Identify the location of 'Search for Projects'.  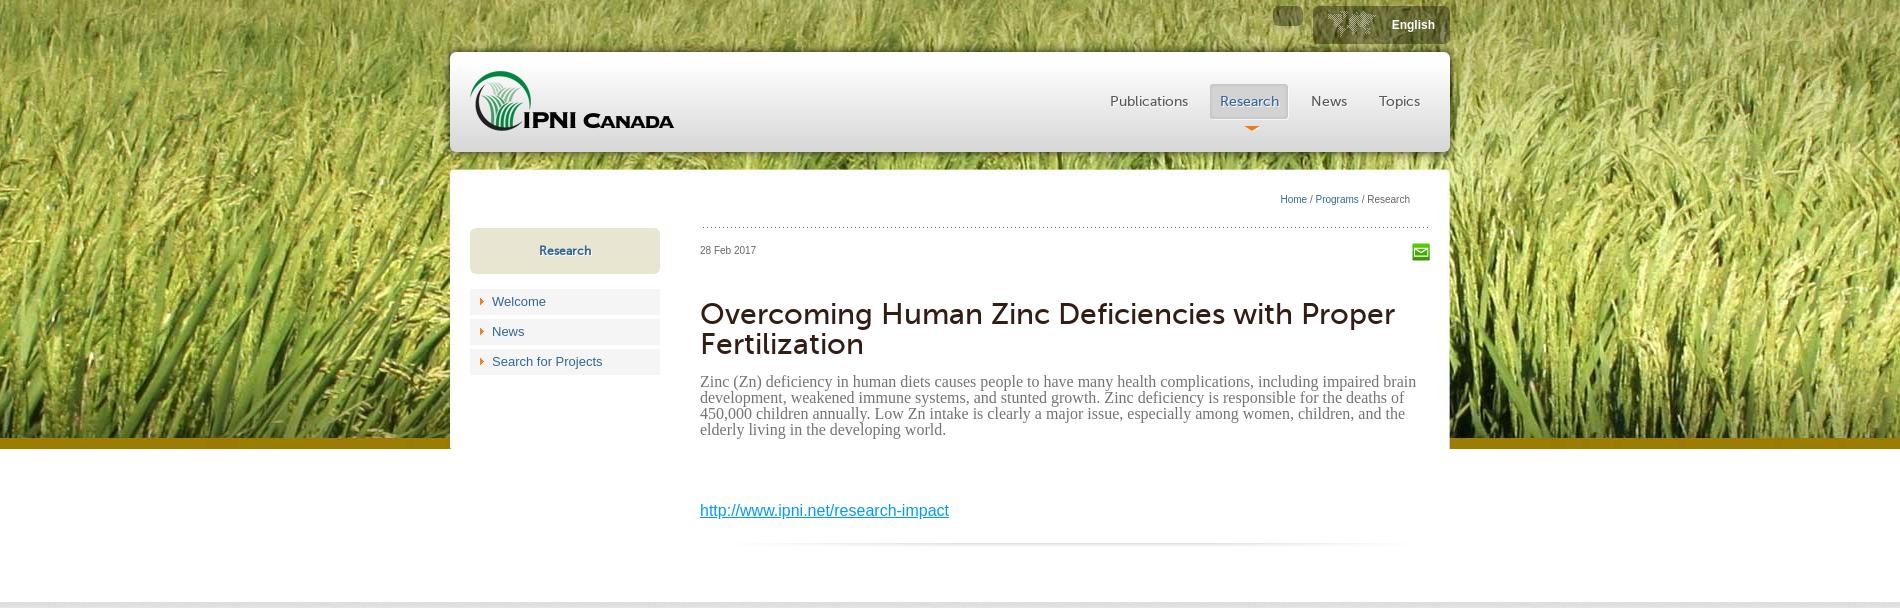
(547, 360).